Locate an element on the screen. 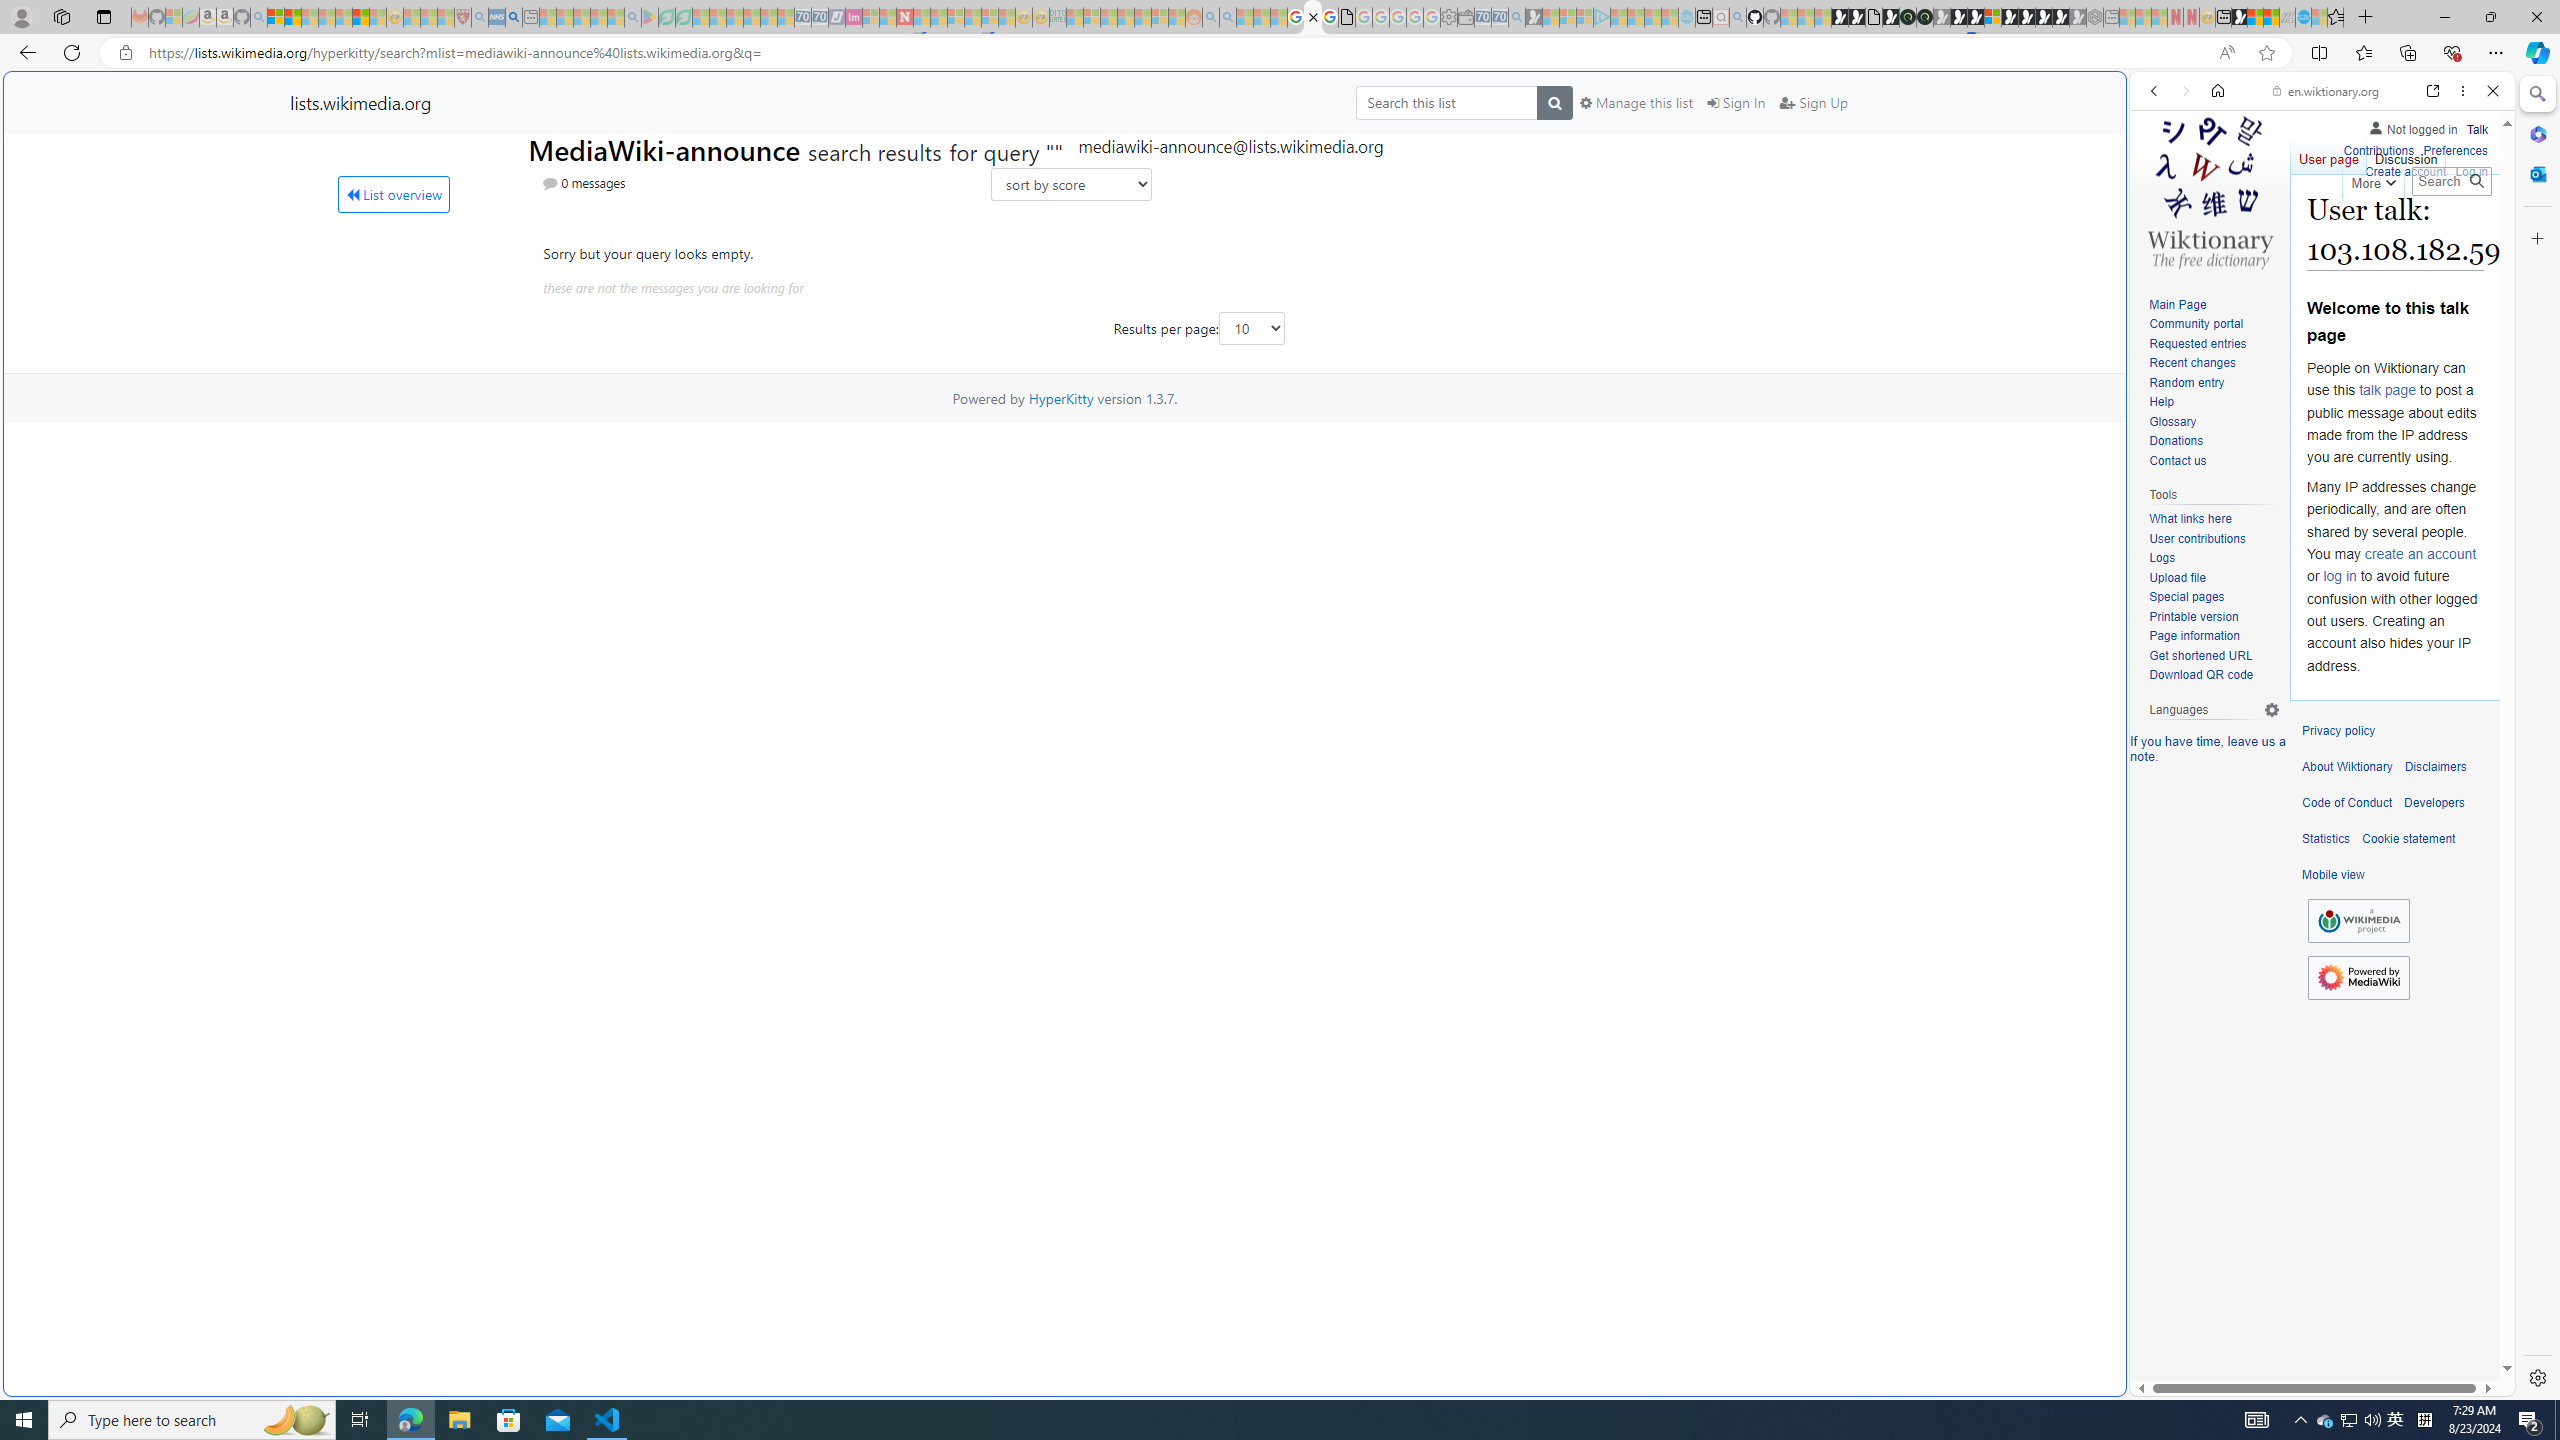  'Community portal' is located at coordinates (2213, 325).